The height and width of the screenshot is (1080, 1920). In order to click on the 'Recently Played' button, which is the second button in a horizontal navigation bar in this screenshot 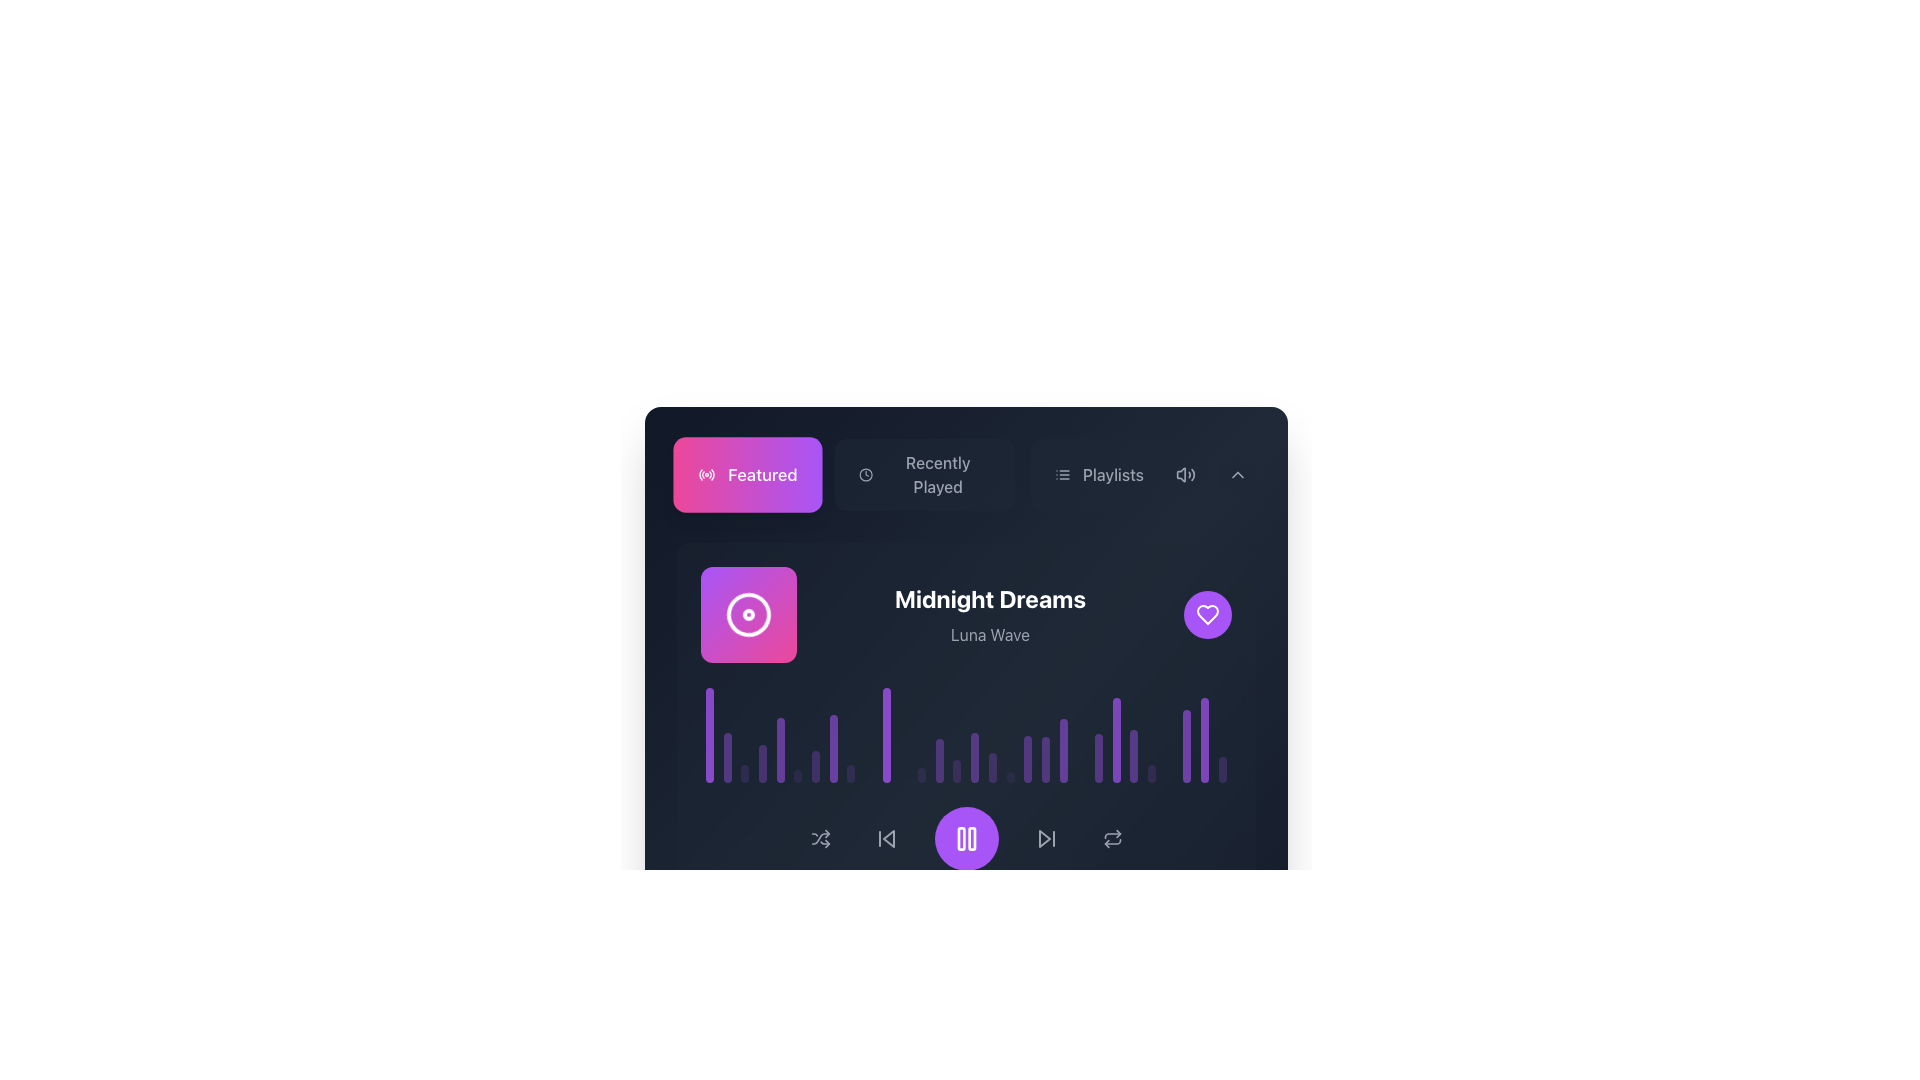, I will do `click(921, 474)`.